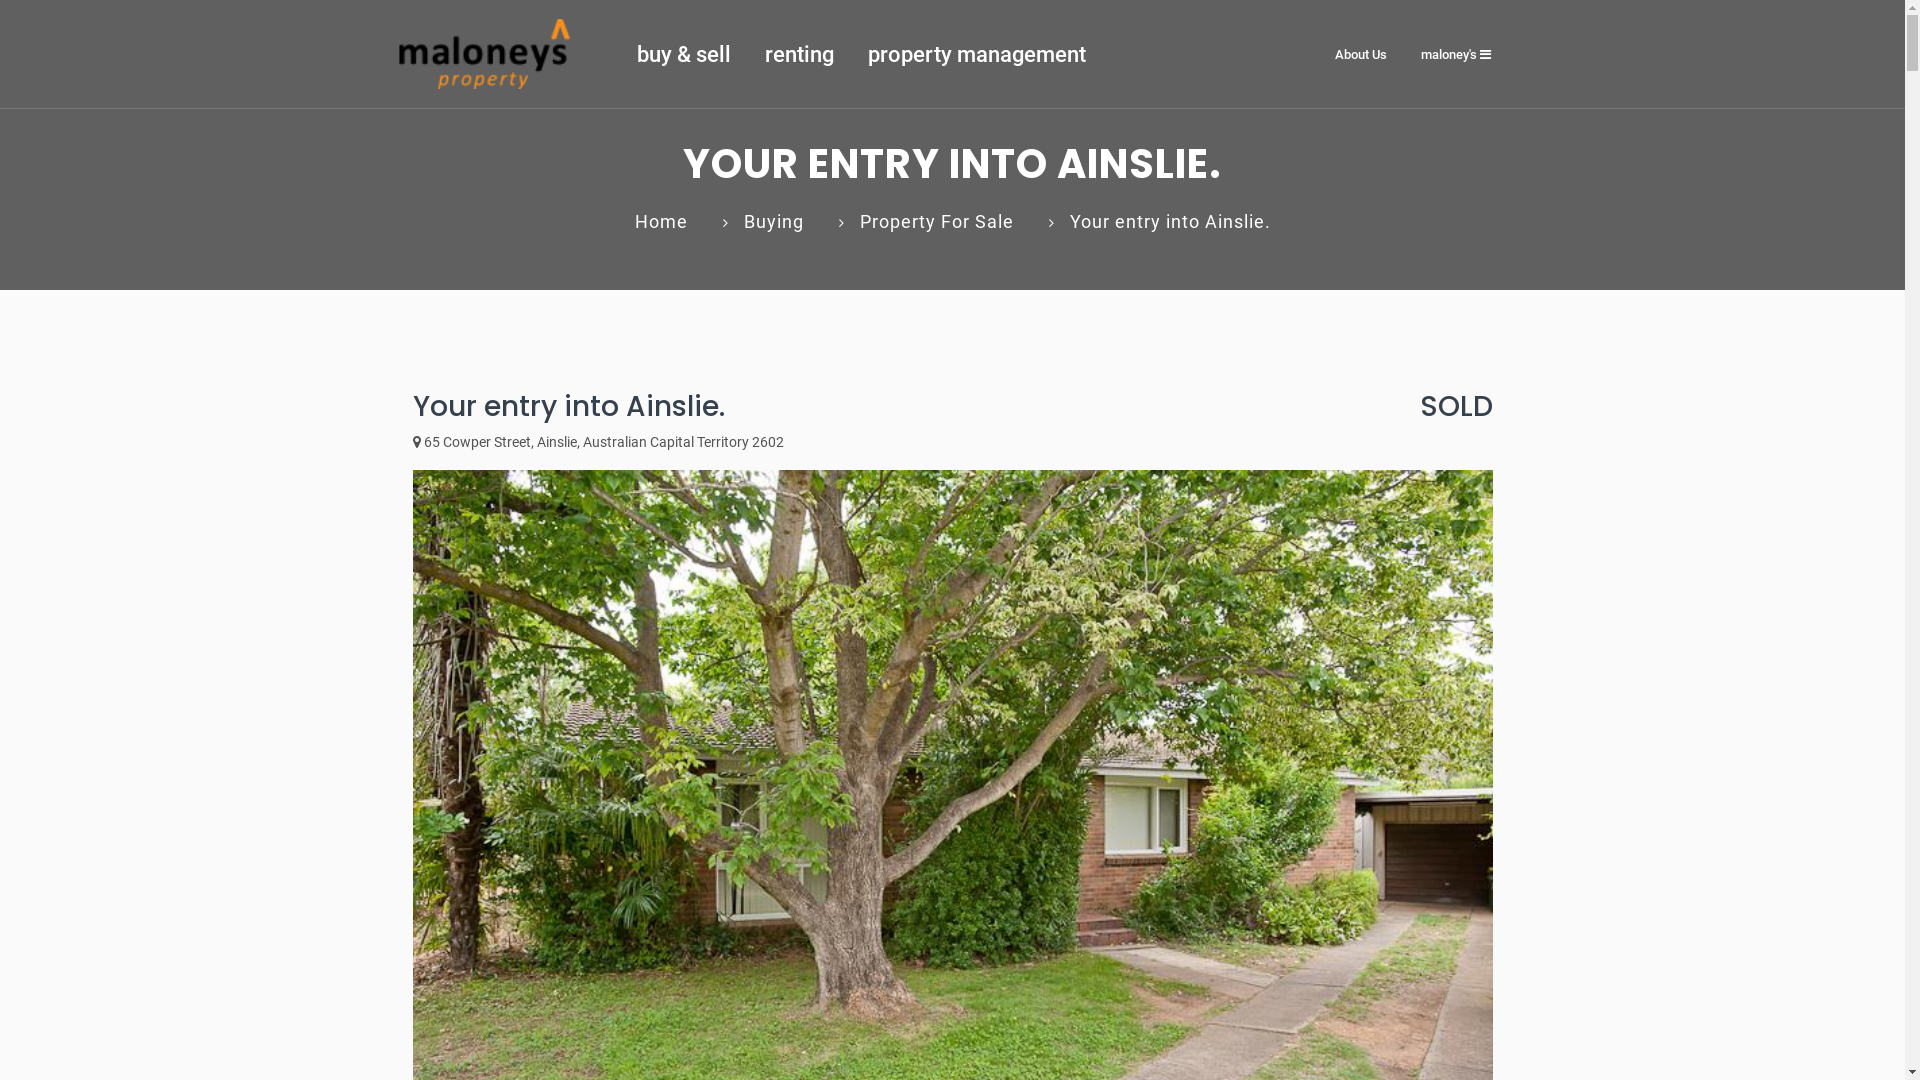  Describe the element at coordinates (772, 221) in the screenshot. I see `'Buying'` at that location.